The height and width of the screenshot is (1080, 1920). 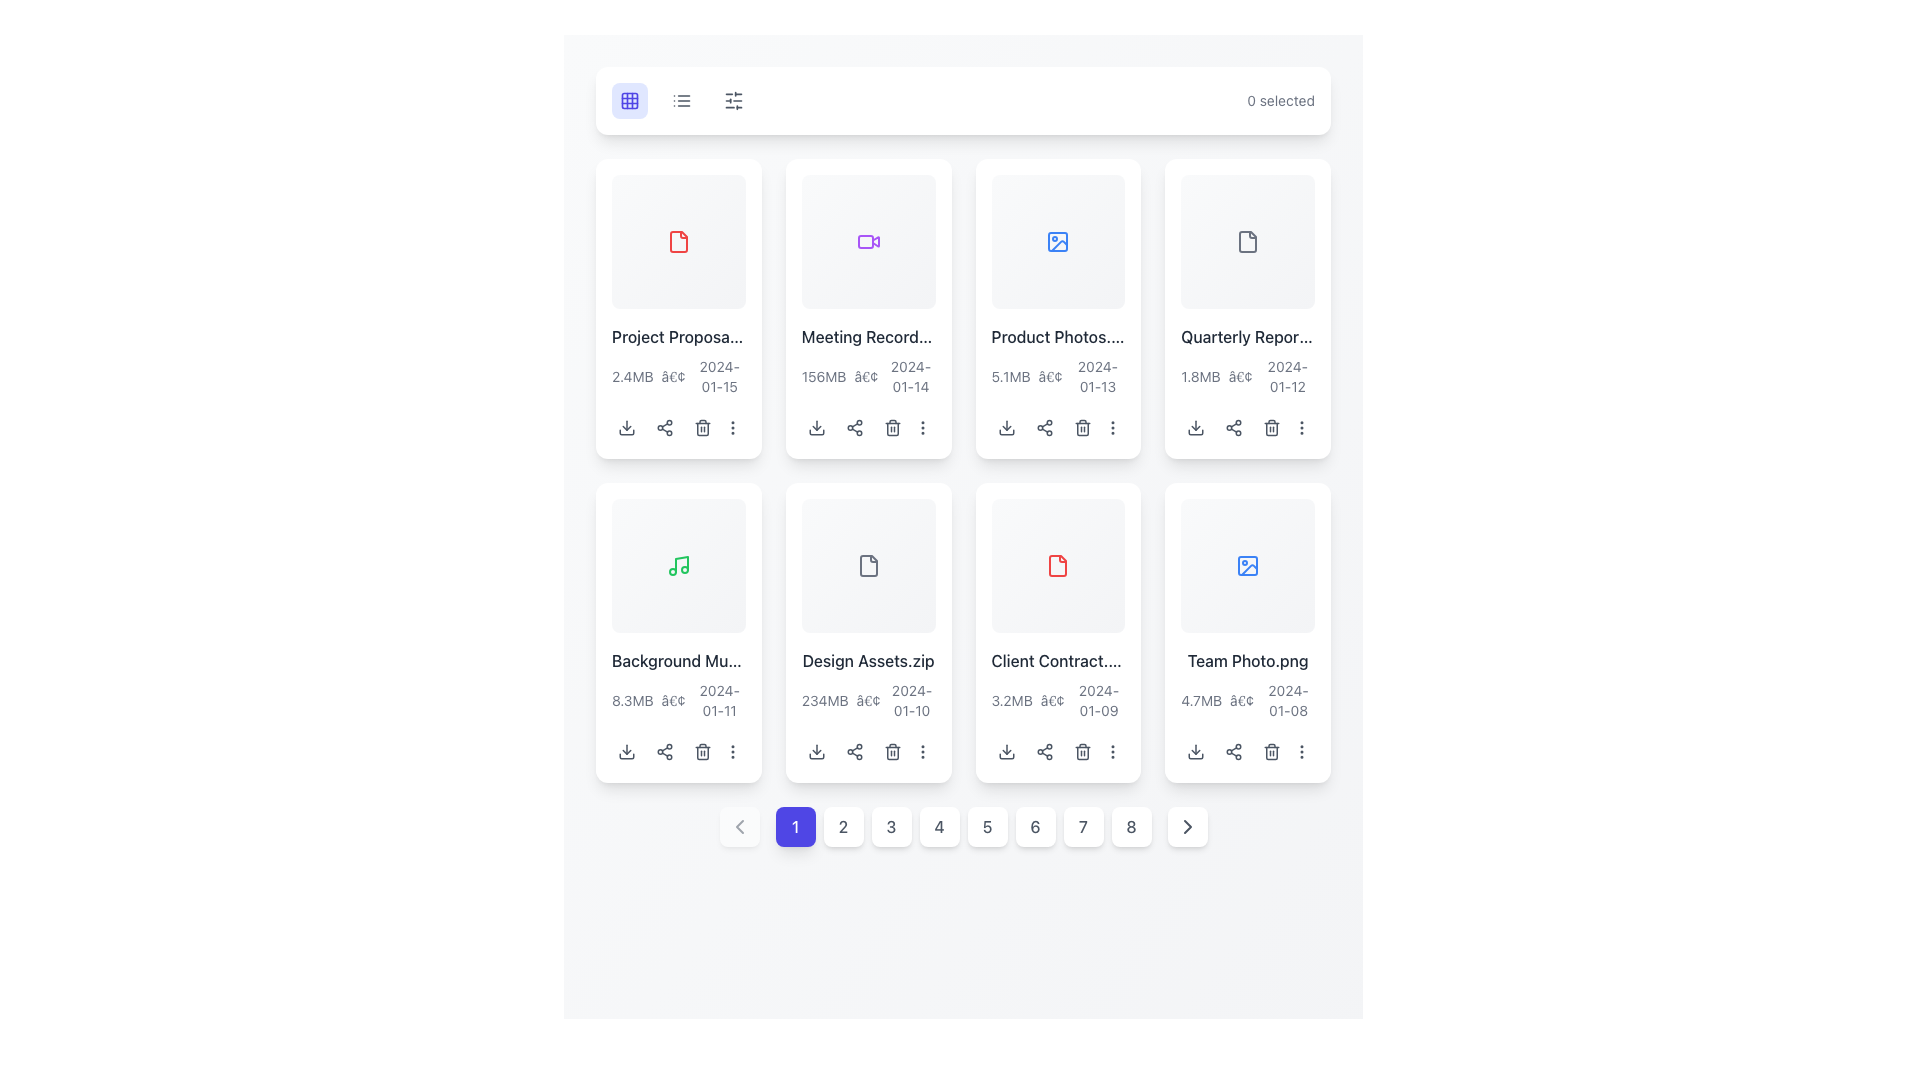 What do you see at coordinates (732, 751) in the screenshot?
I see `the vertical ellipsis icon located at the bottom-right corner of the 'Background Music.mp3' card` at bounding box center [732, 751].